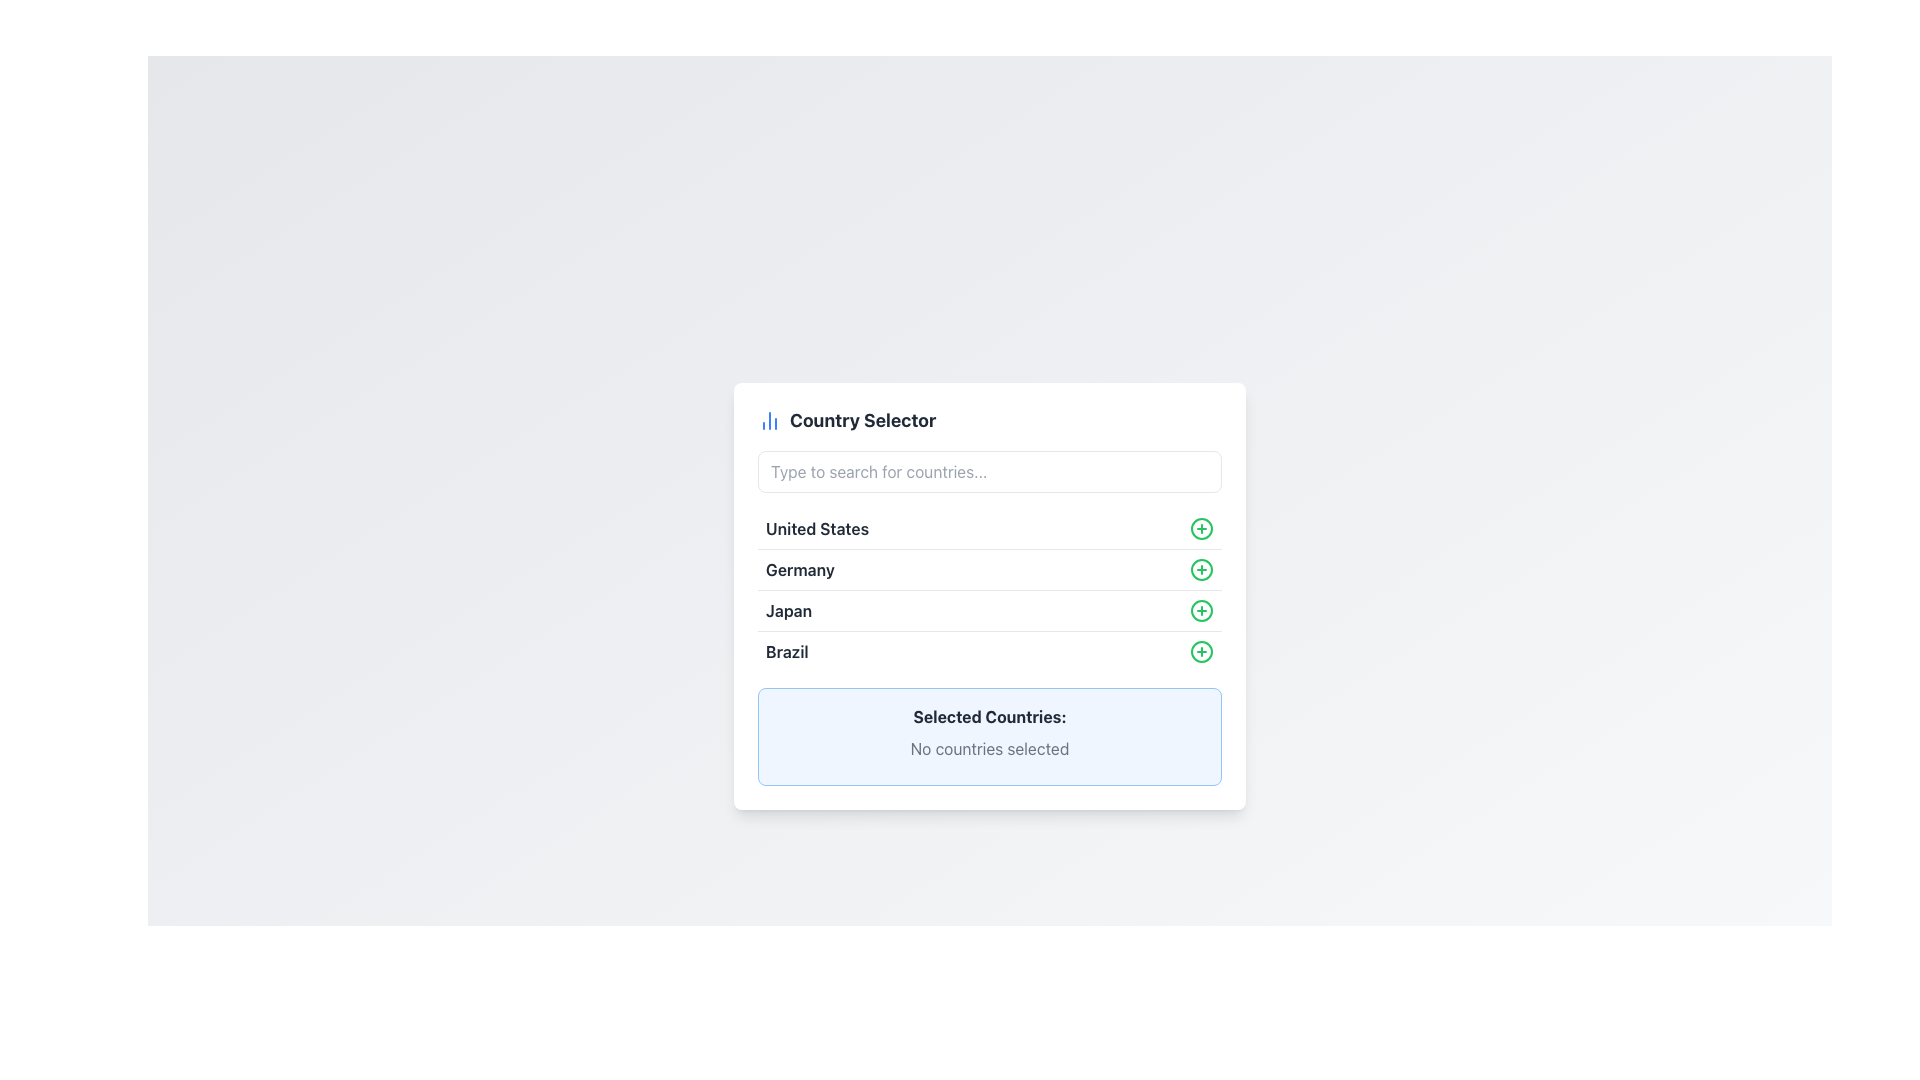 This screenshot has width=1920, height=1080. I want to click on text from the first item in the vertically stacked list of country names, which displays 'United States' in bold and dark gray, so click(817, 527).